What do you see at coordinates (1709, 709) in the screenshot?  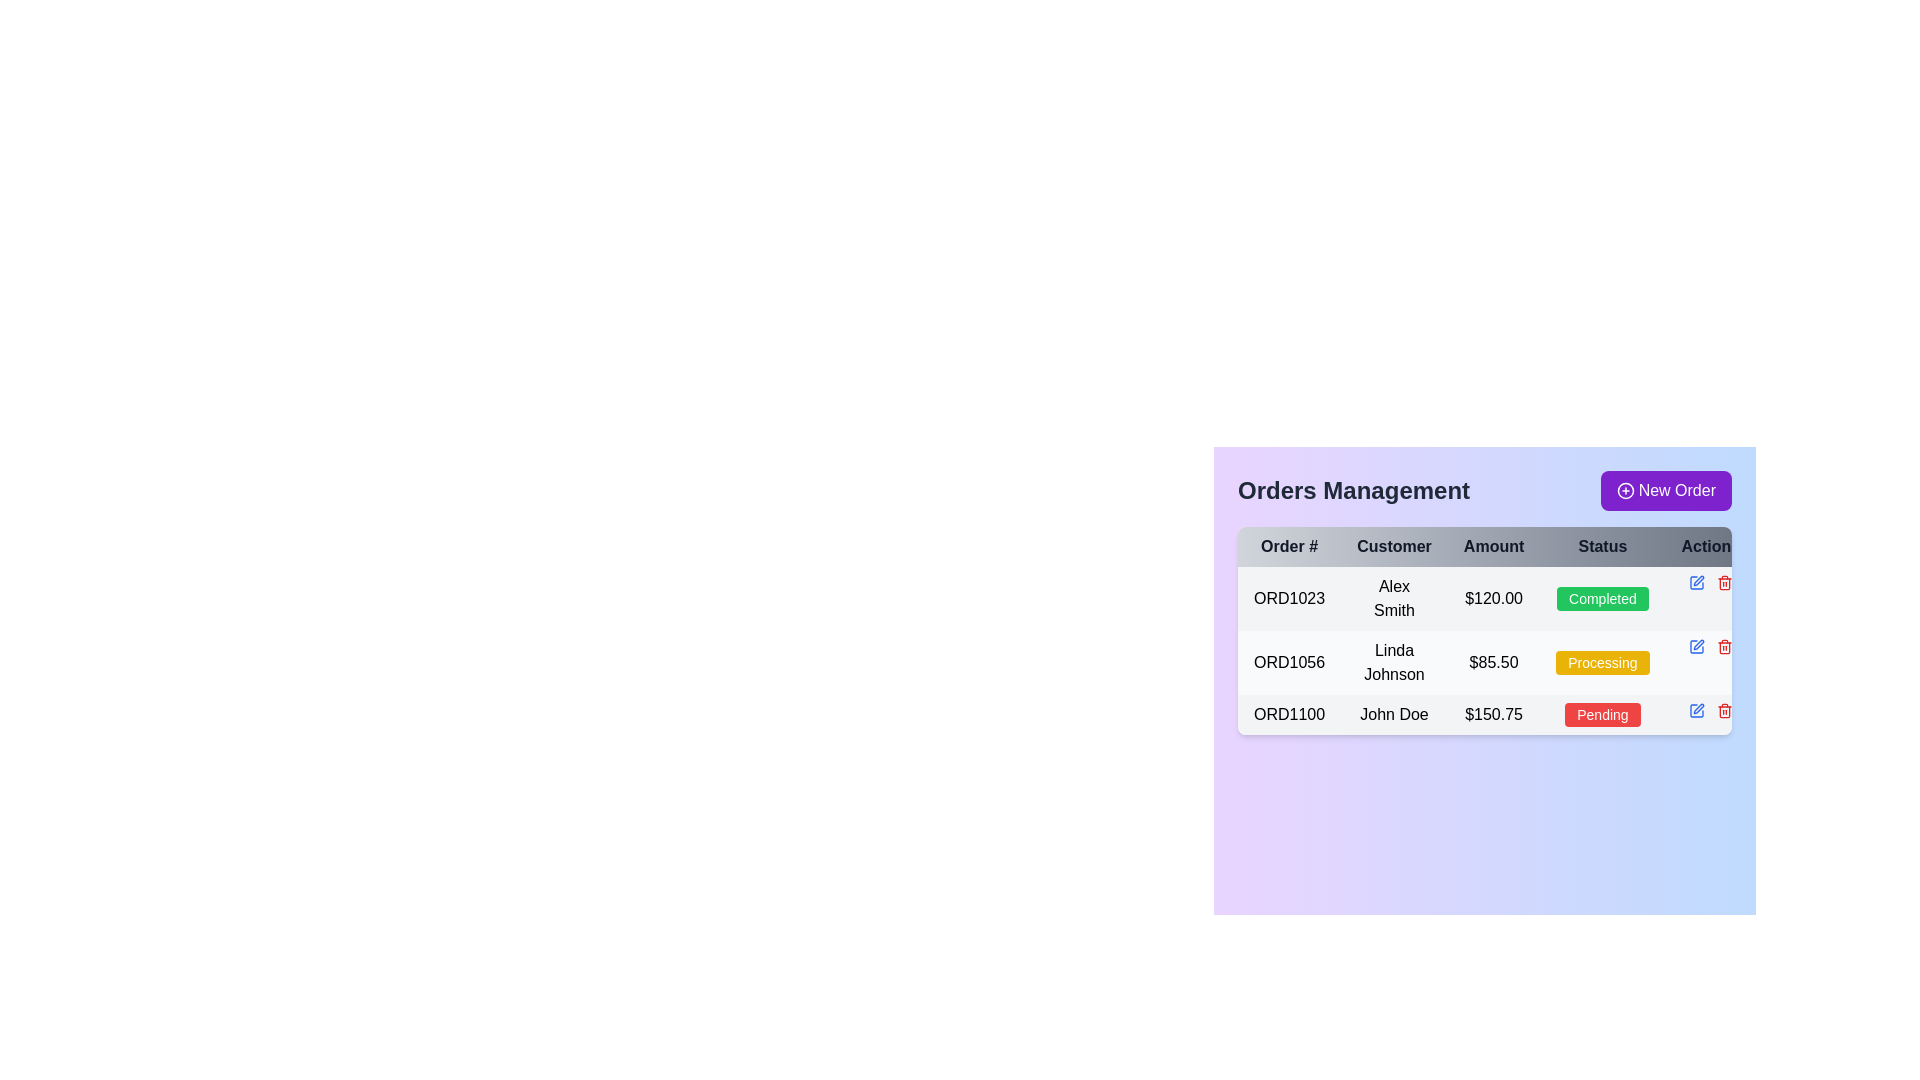 I see `the delete icon in the Button group located in the 'Action' column of the last row in the orders table` at bounding box center [1709, 709].